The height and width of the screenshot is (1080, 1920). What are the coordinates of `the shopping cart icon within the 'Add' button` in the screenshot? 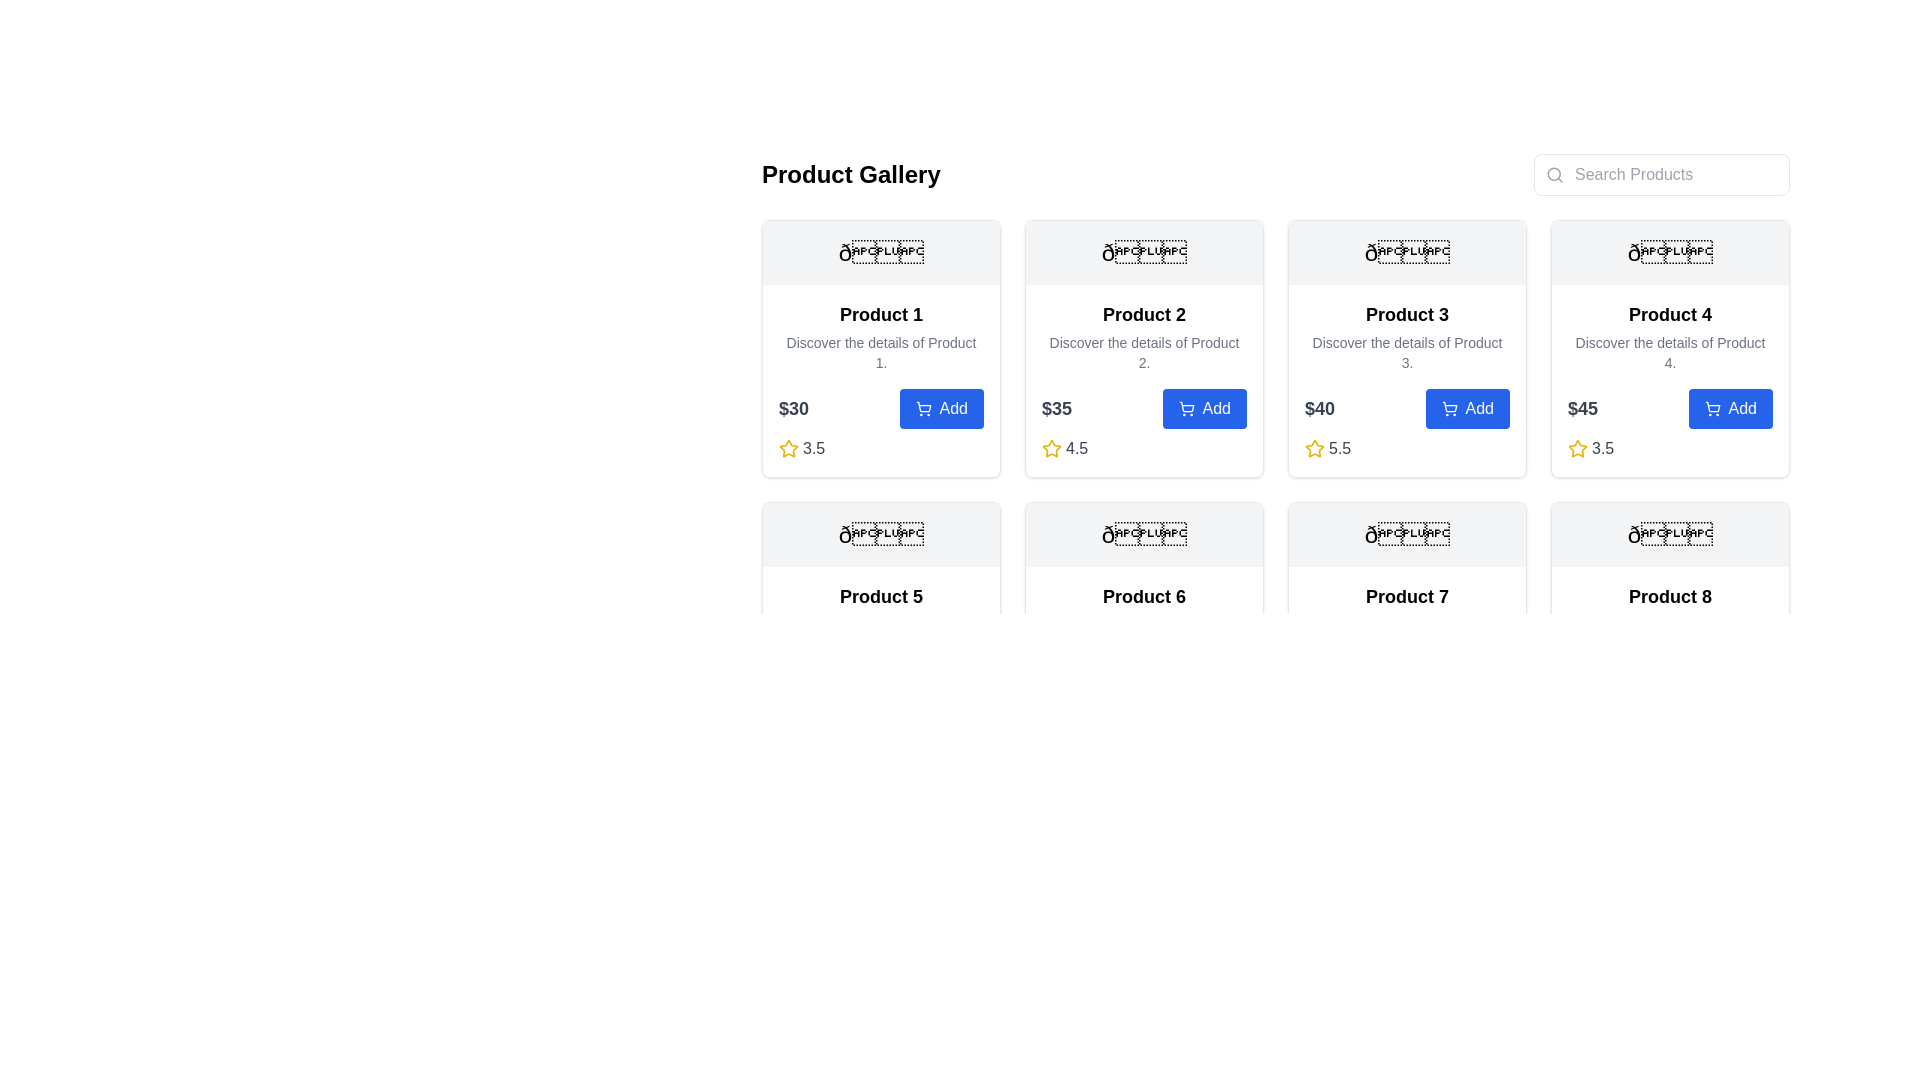 It's located at (1449, 406).